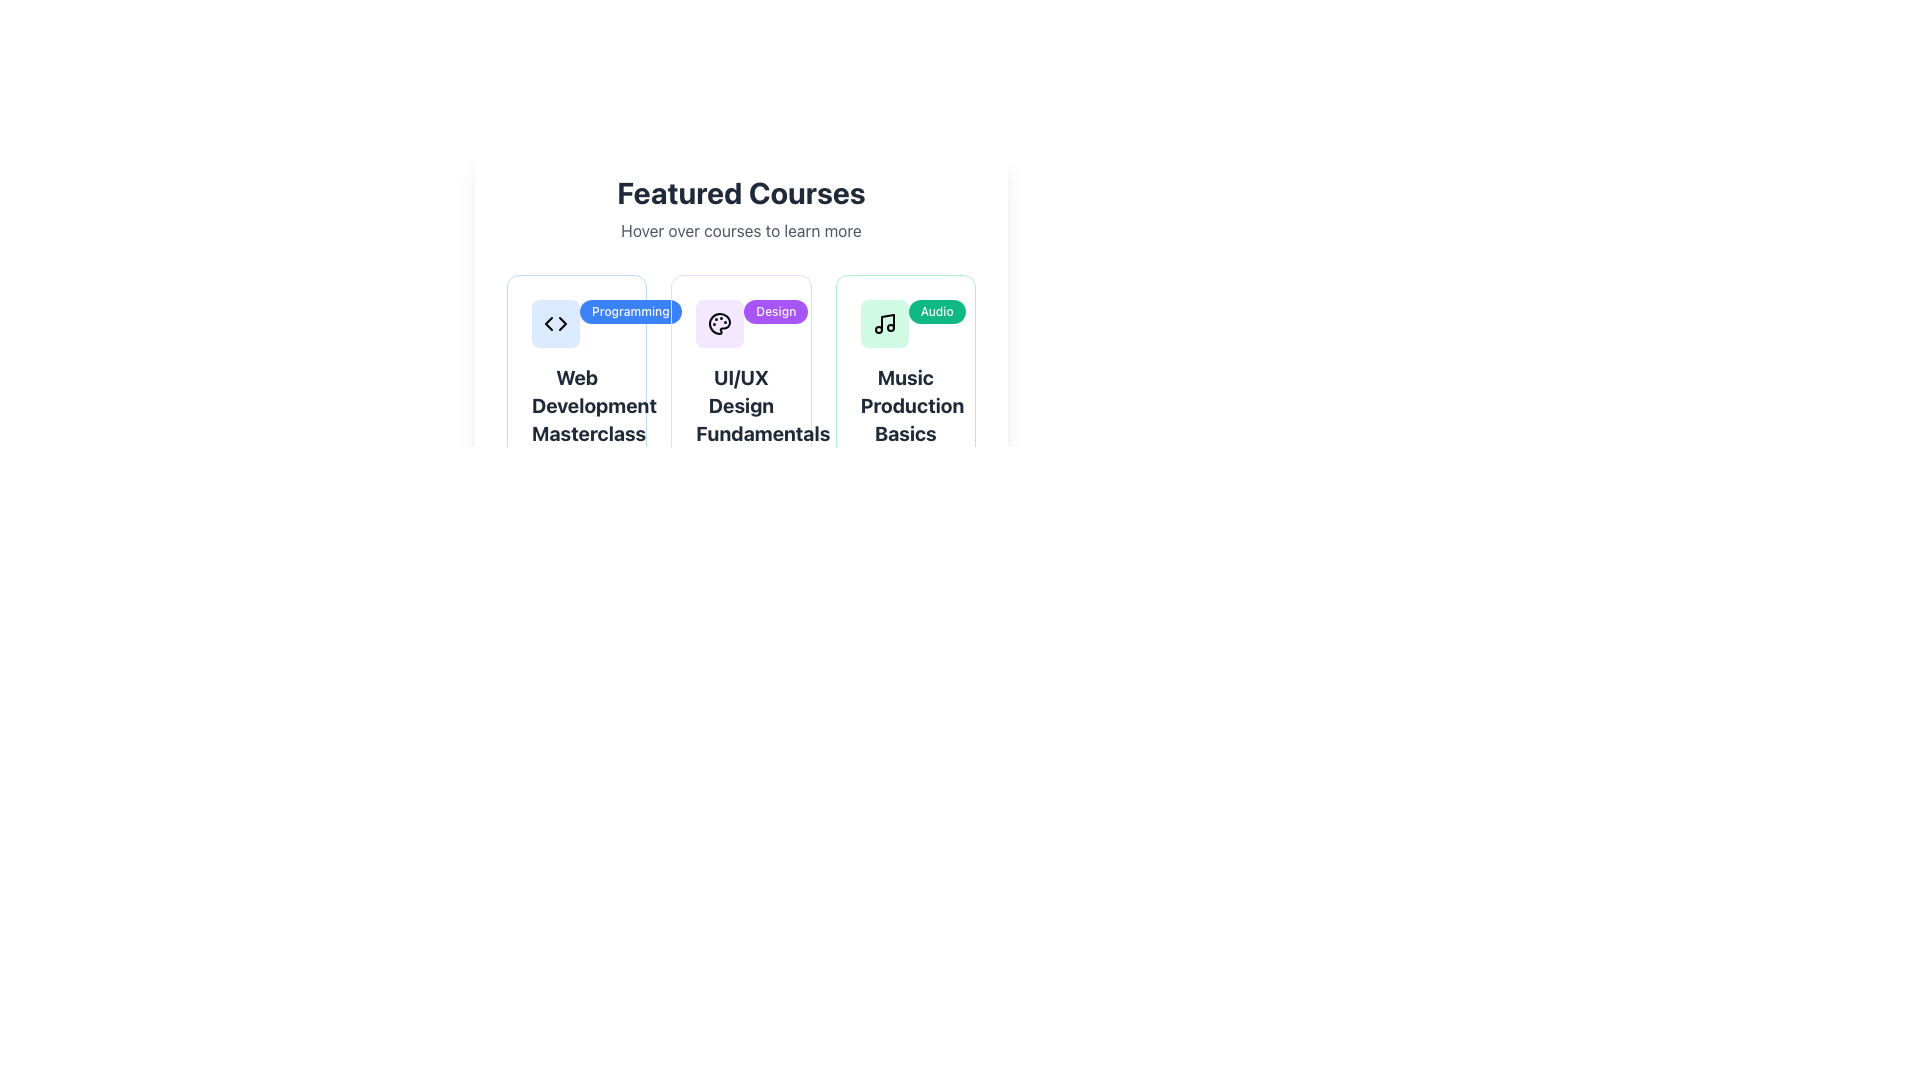 This screenshot has width=1920, height=1080. What do you see at coordinates (720, 323) in the screenshot?
I see `the square icon with a light purple background and a black palette symbol, located in the second column of the 'Featured Courses' row, associated with the 'Design' tag, above the text 'UI/UX Design Fundamentals'` at bounding box center [720, 323].